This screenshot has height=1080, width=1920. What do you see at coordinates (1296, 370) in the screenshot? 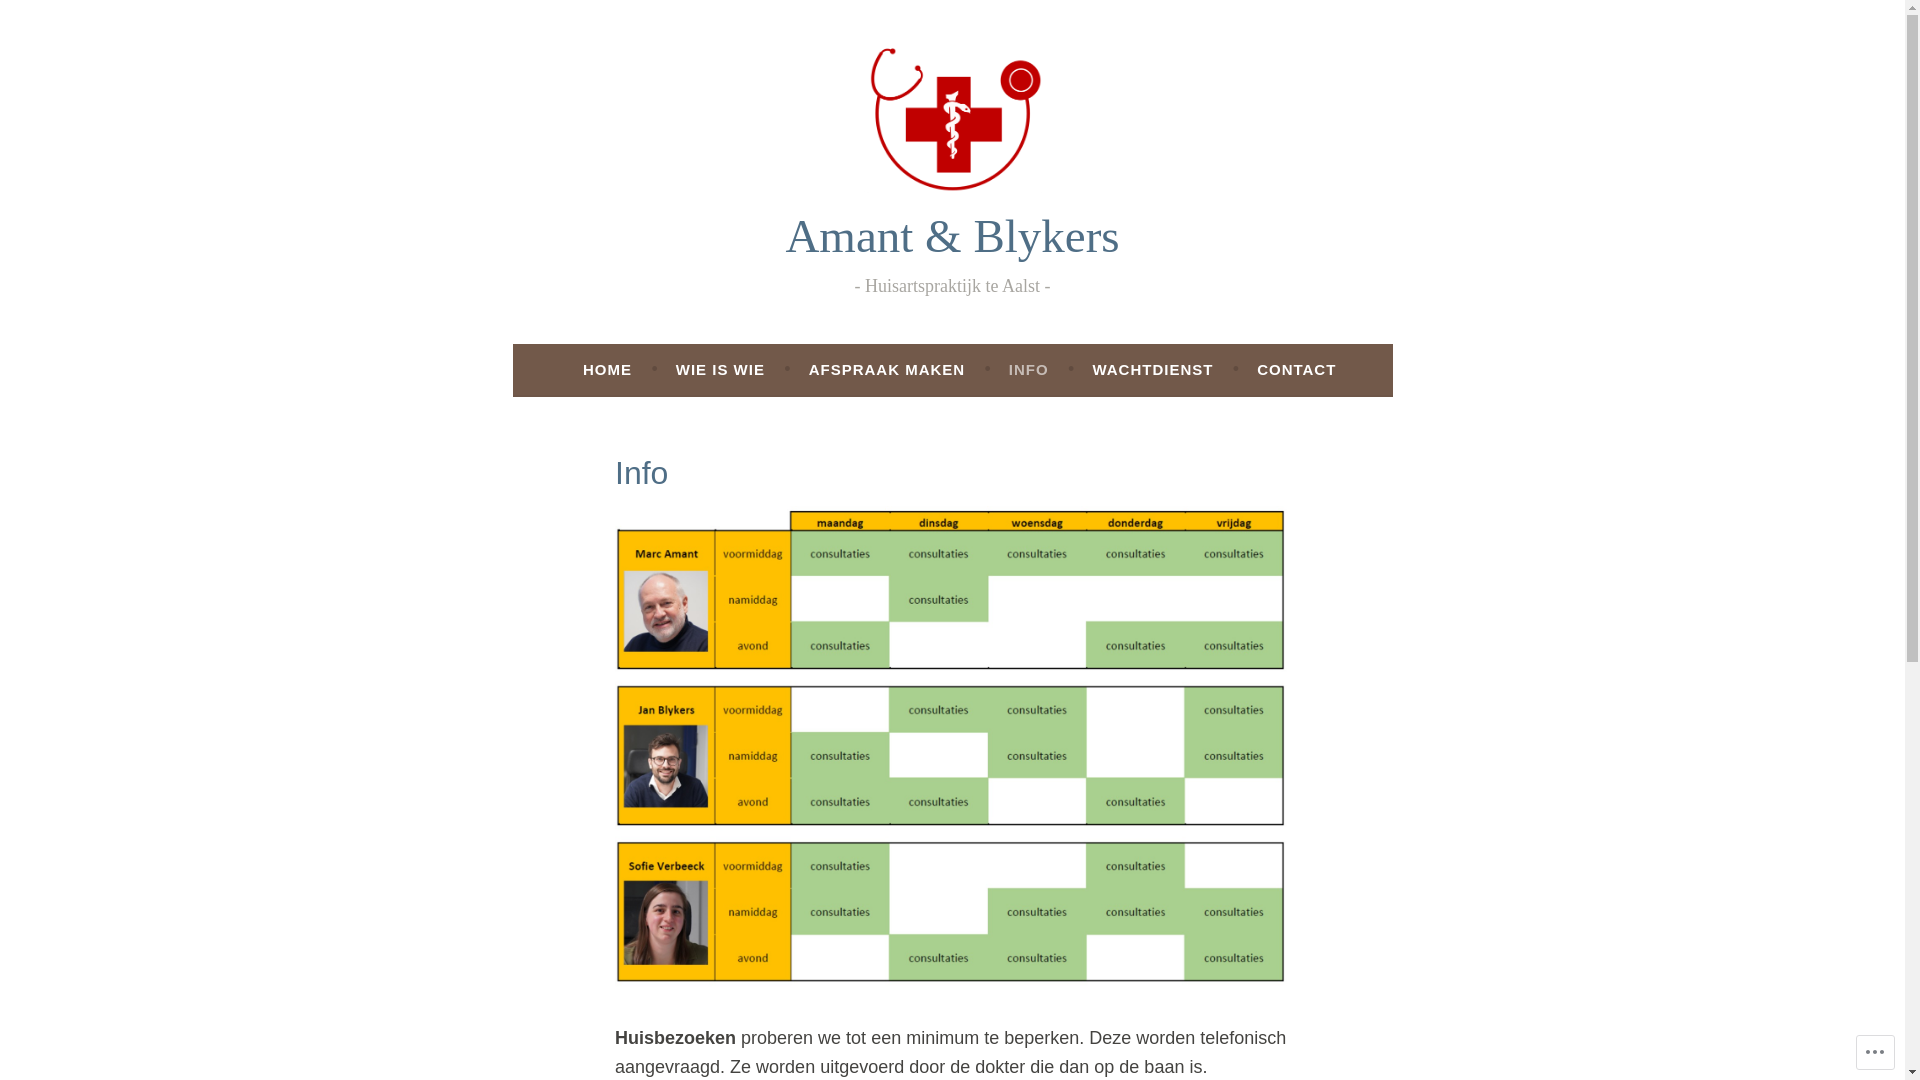
I see `'CONTACT'` at bounding box center [1296, 370].